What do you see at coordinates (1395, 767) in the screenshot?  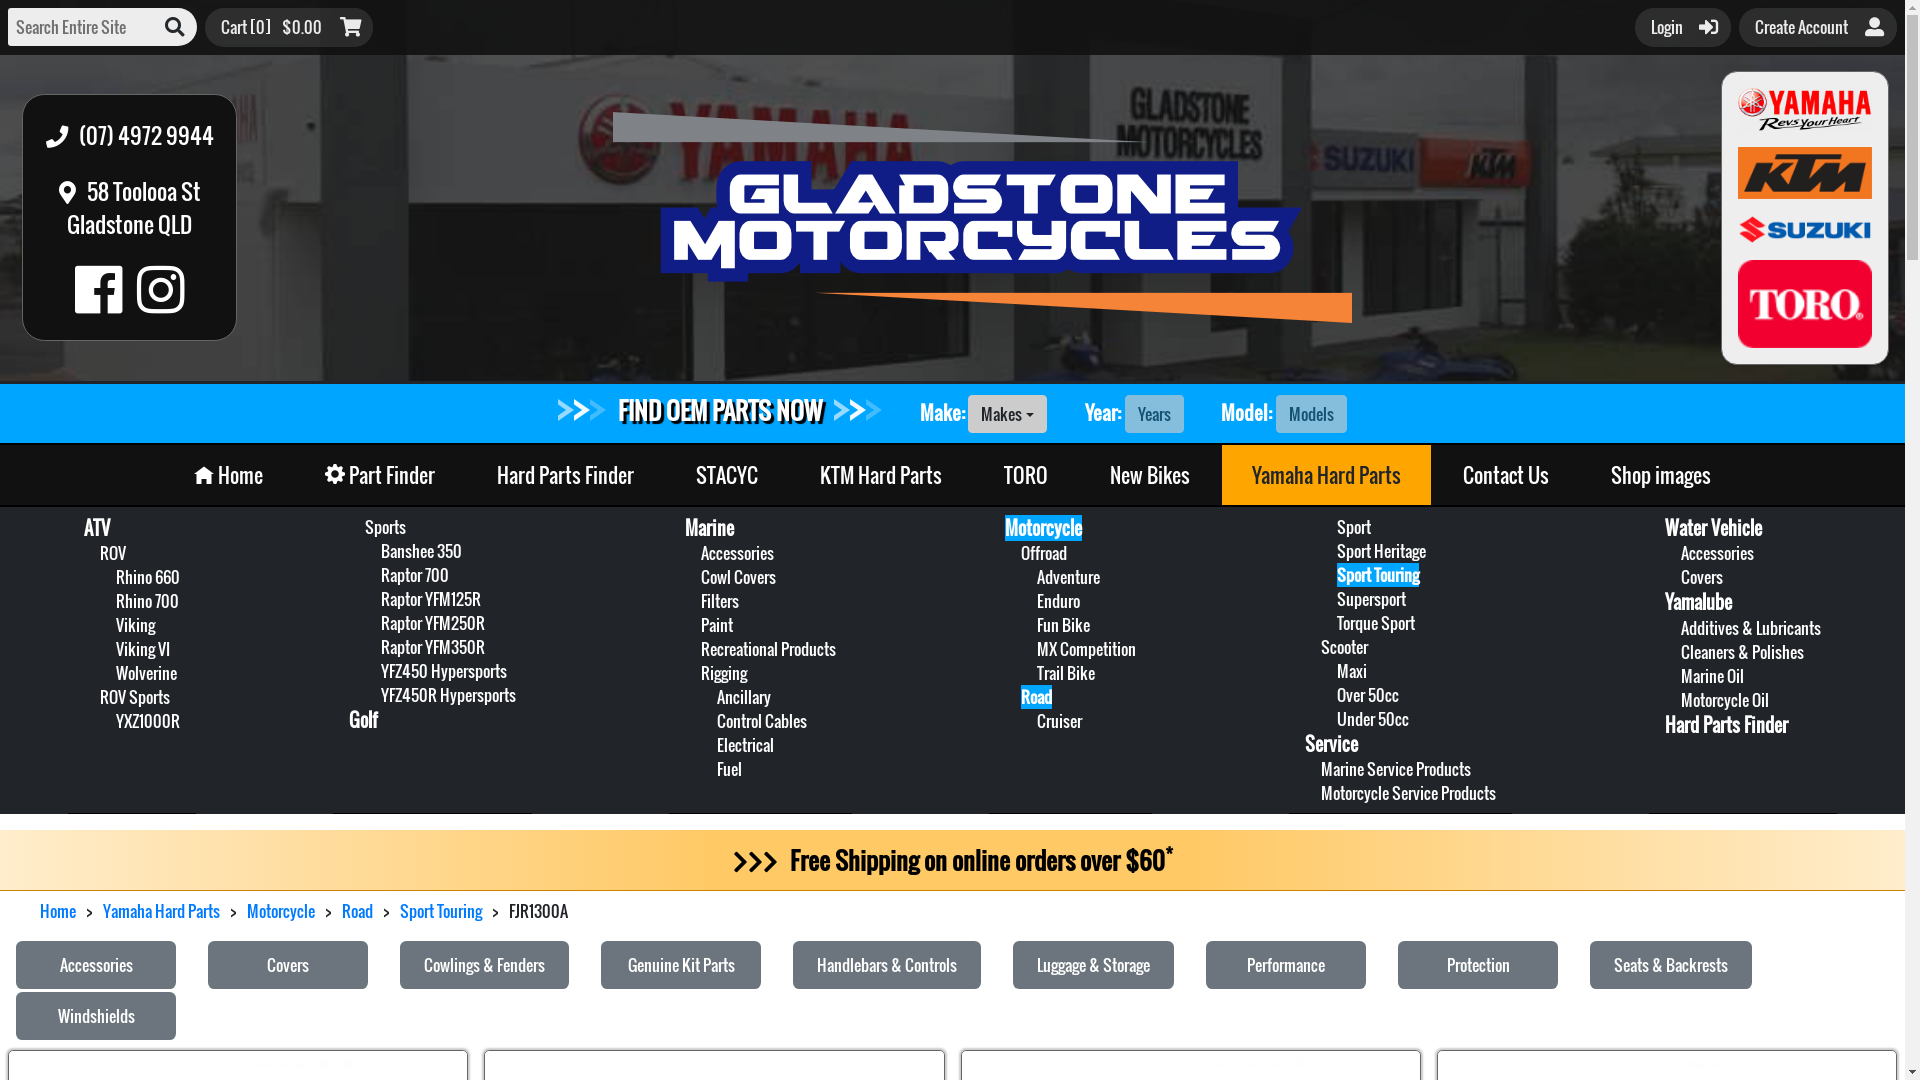 I see `'Marine Service Products'` at bounding box center [1395, 767].